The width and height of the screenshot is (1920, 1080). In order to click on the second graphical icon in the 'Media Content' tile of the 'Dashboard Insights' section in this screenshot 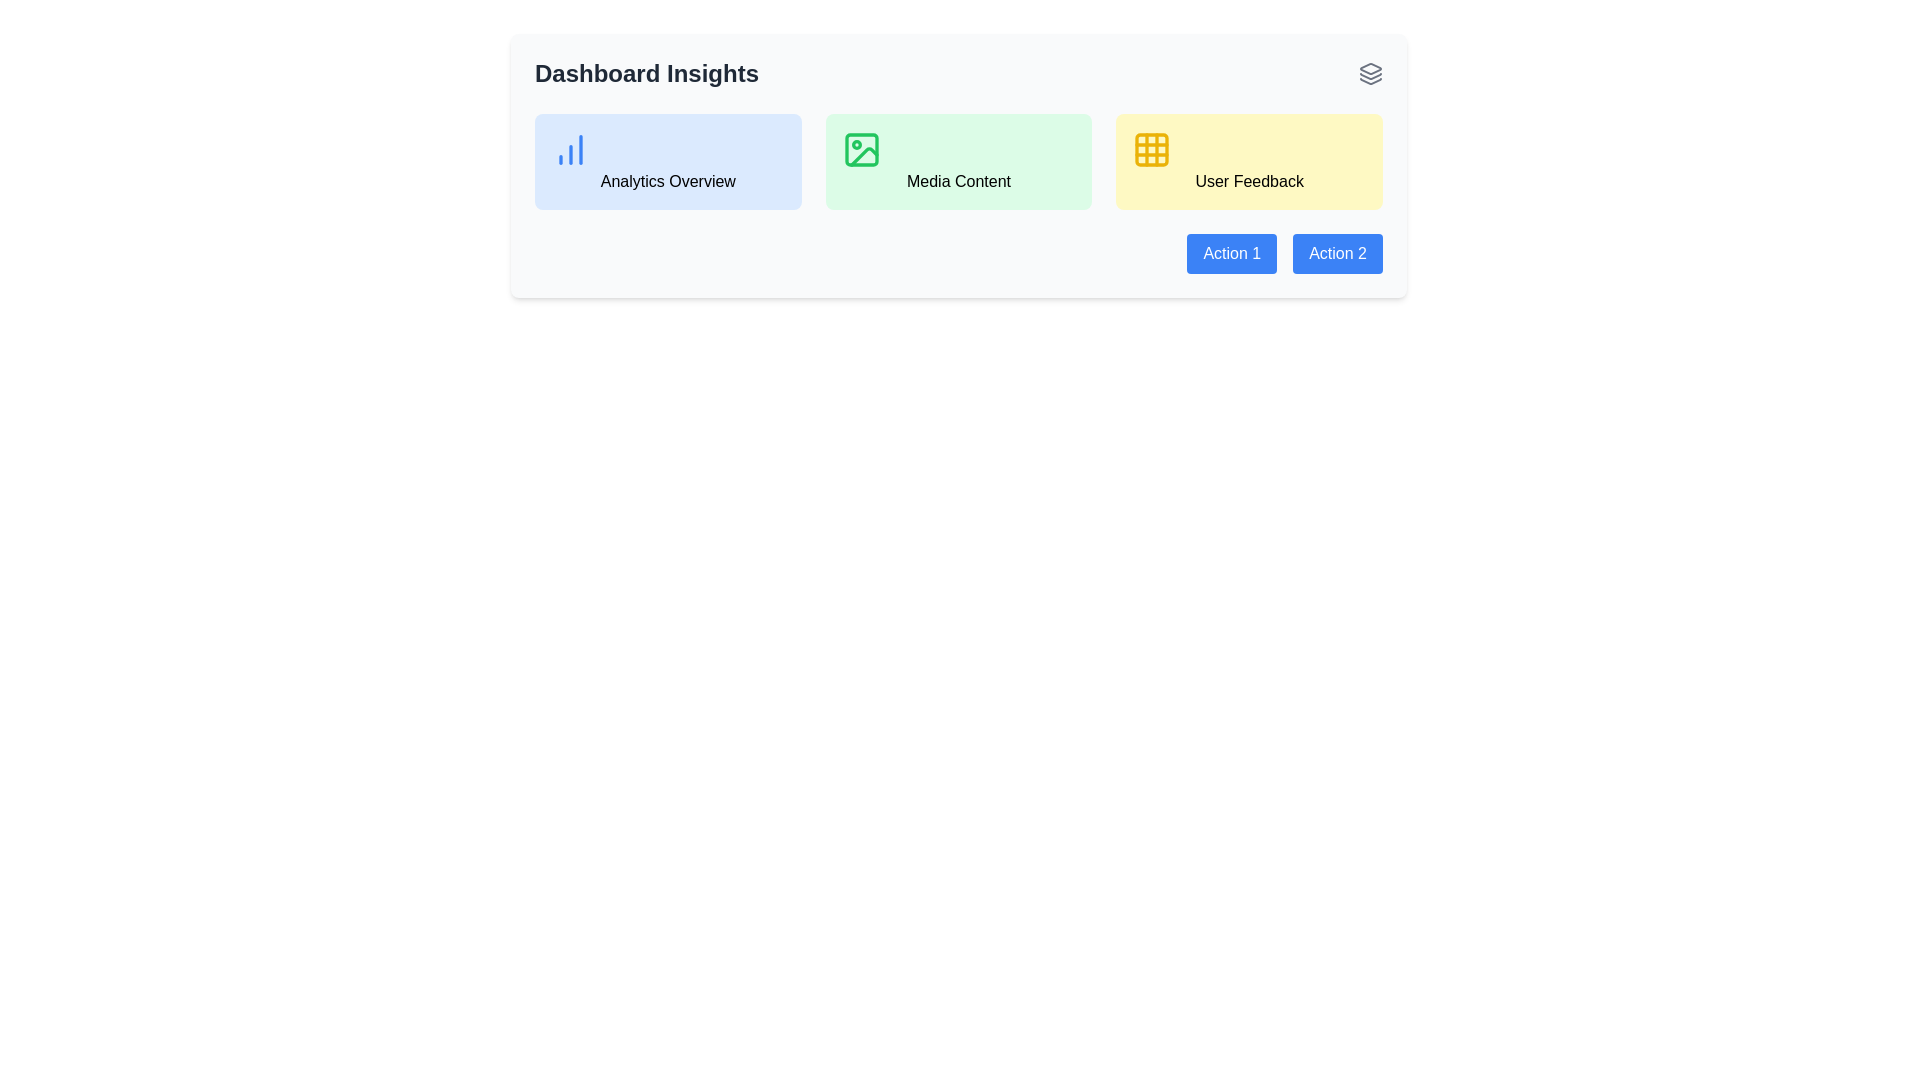, I will do `click(861, 149)`.